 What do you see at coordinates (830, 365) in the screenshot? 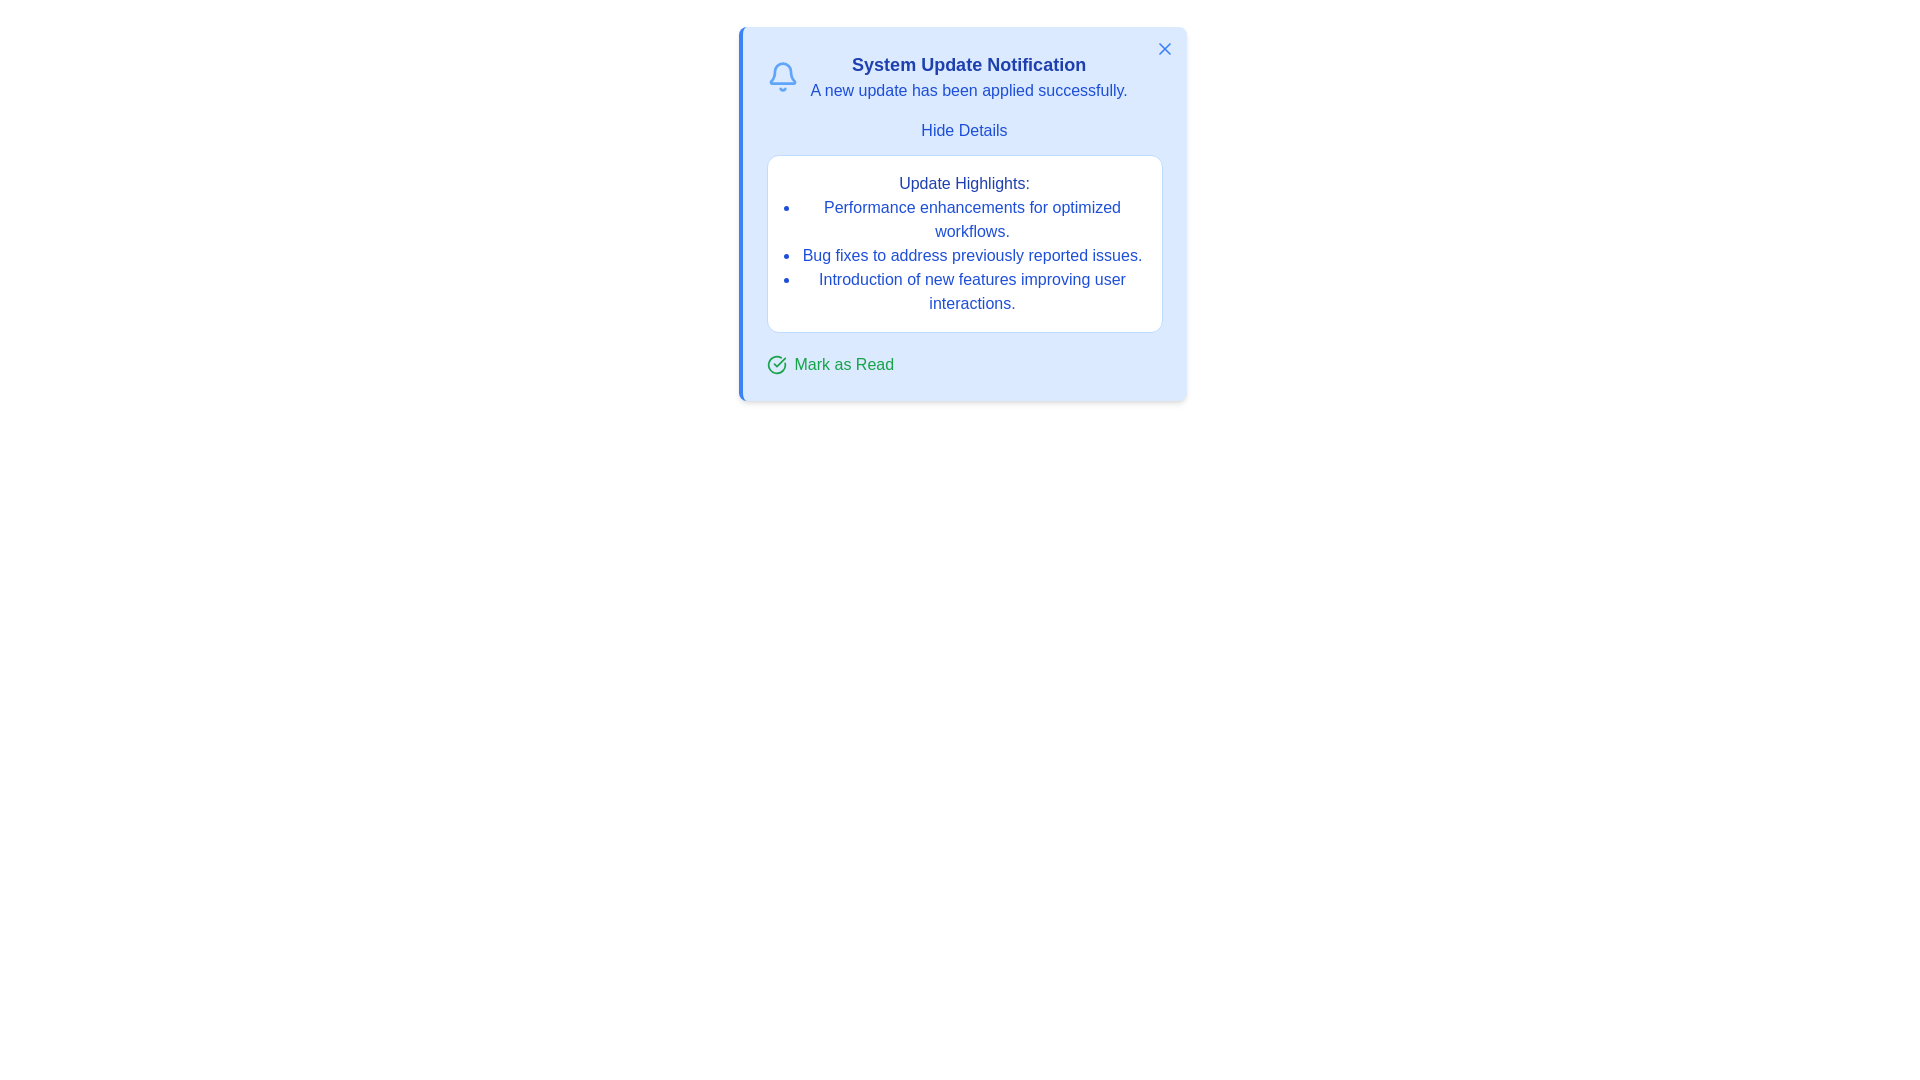
I see `the 'Mark as Read' button to mark the notification as read` at bounding box center [830, 365].